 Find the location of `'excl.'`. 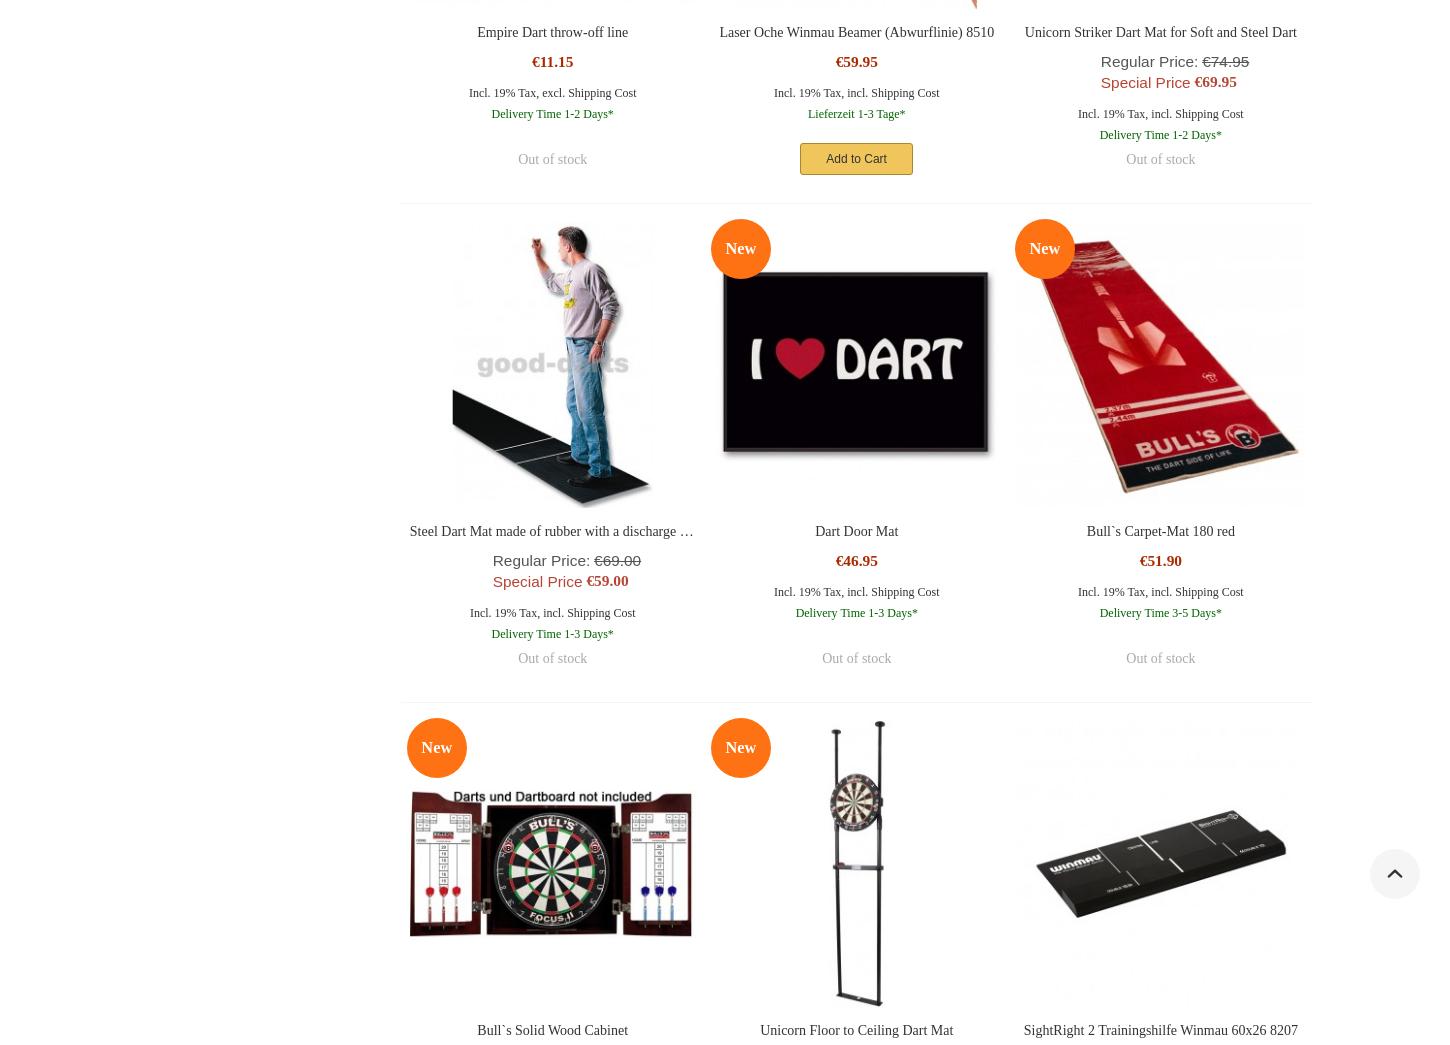

'excl.' is located at coordinates (555, 93).